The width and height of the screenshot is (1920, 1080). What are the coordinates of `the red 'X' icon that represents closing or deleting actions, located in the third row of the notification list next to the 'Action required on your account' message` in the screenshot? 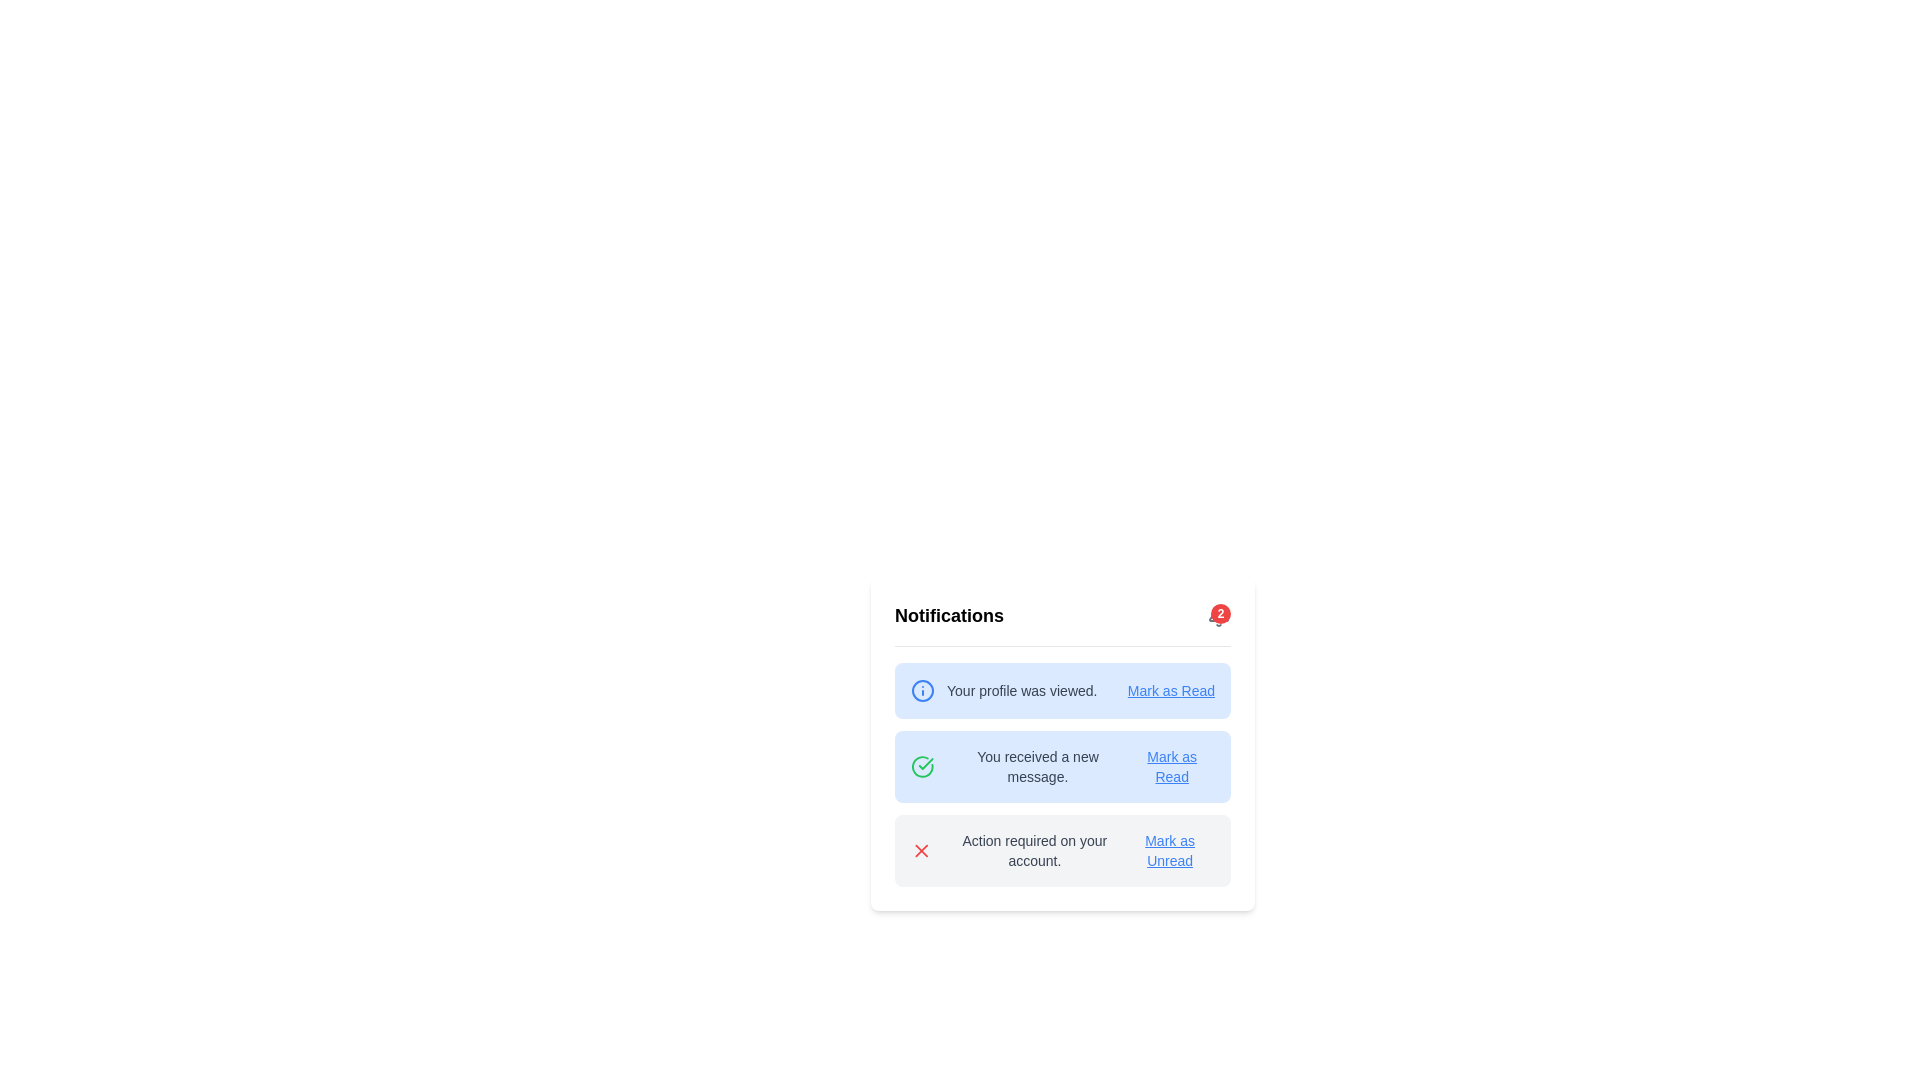 It's located at (920, 851).